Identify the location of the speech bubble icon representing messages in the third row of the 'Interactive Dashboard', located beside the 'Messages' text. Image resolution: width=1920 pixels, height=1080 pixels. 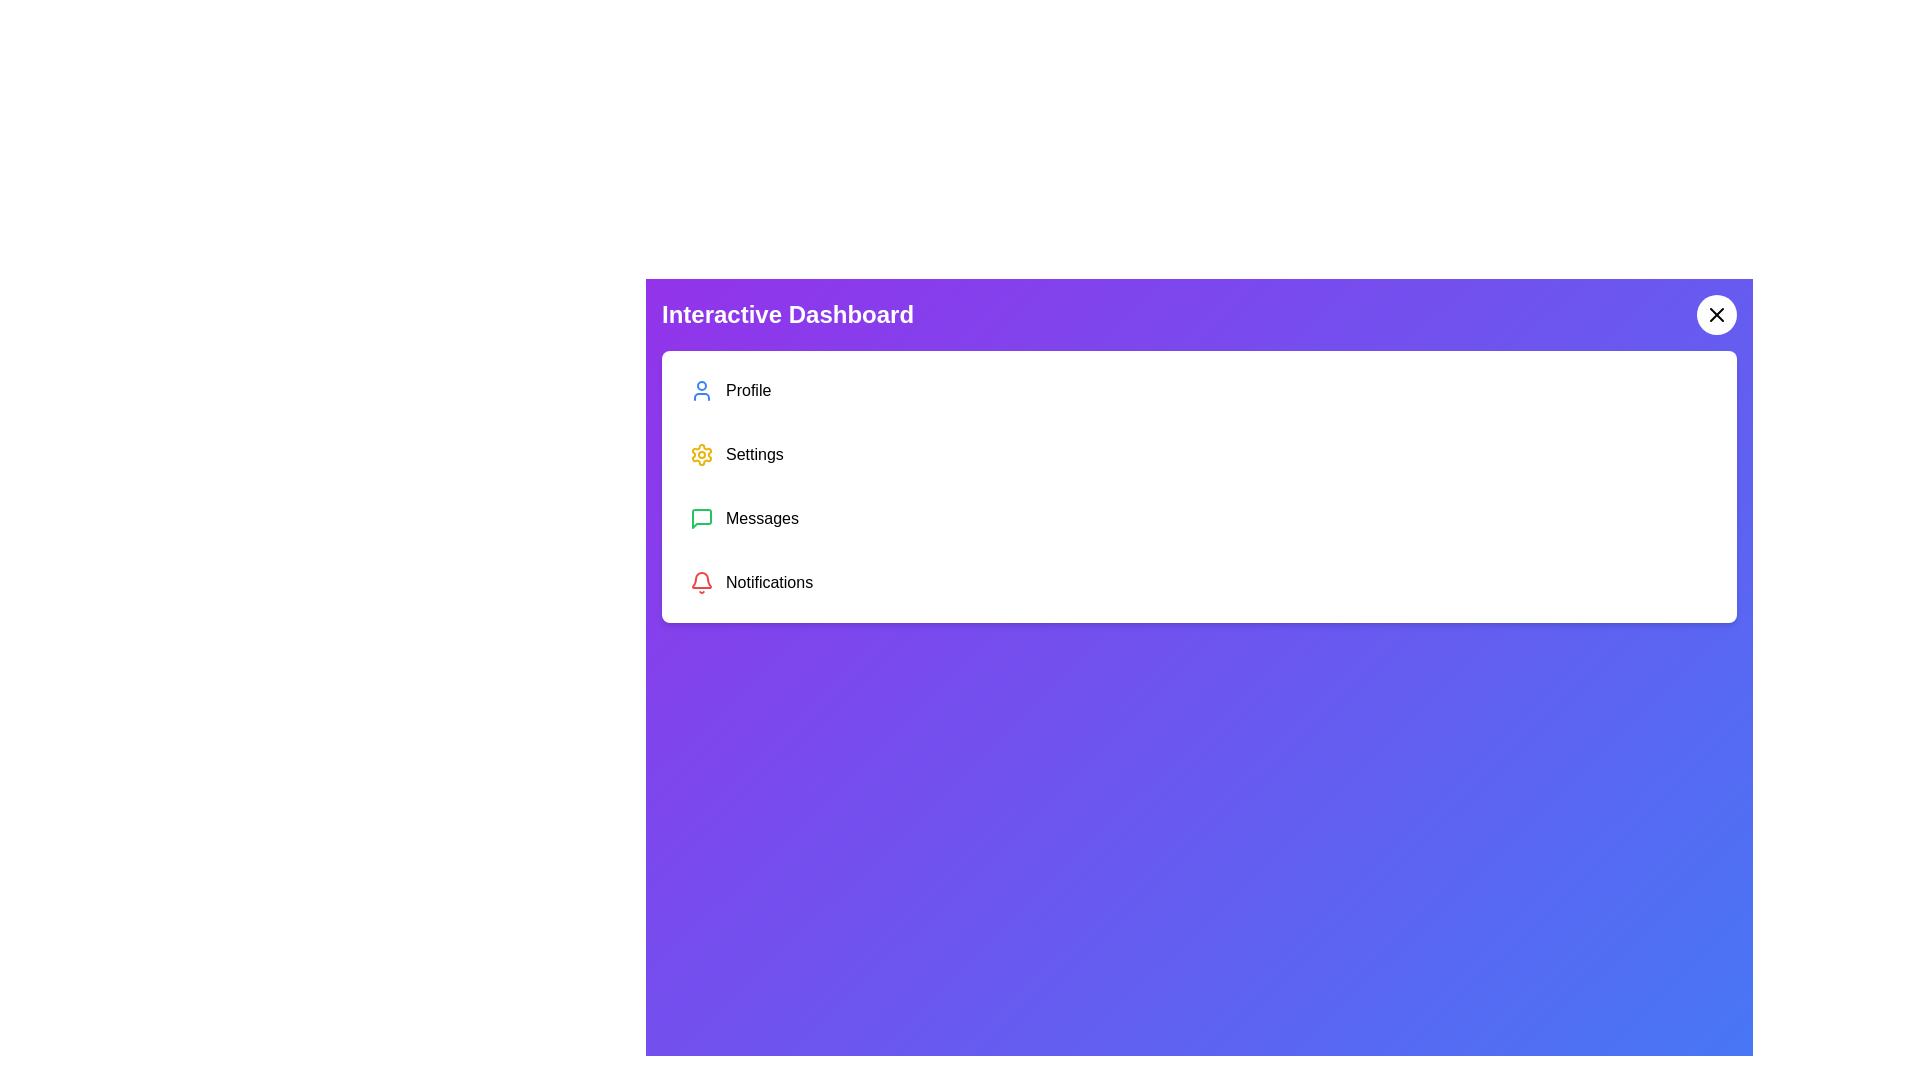
(701, 518).